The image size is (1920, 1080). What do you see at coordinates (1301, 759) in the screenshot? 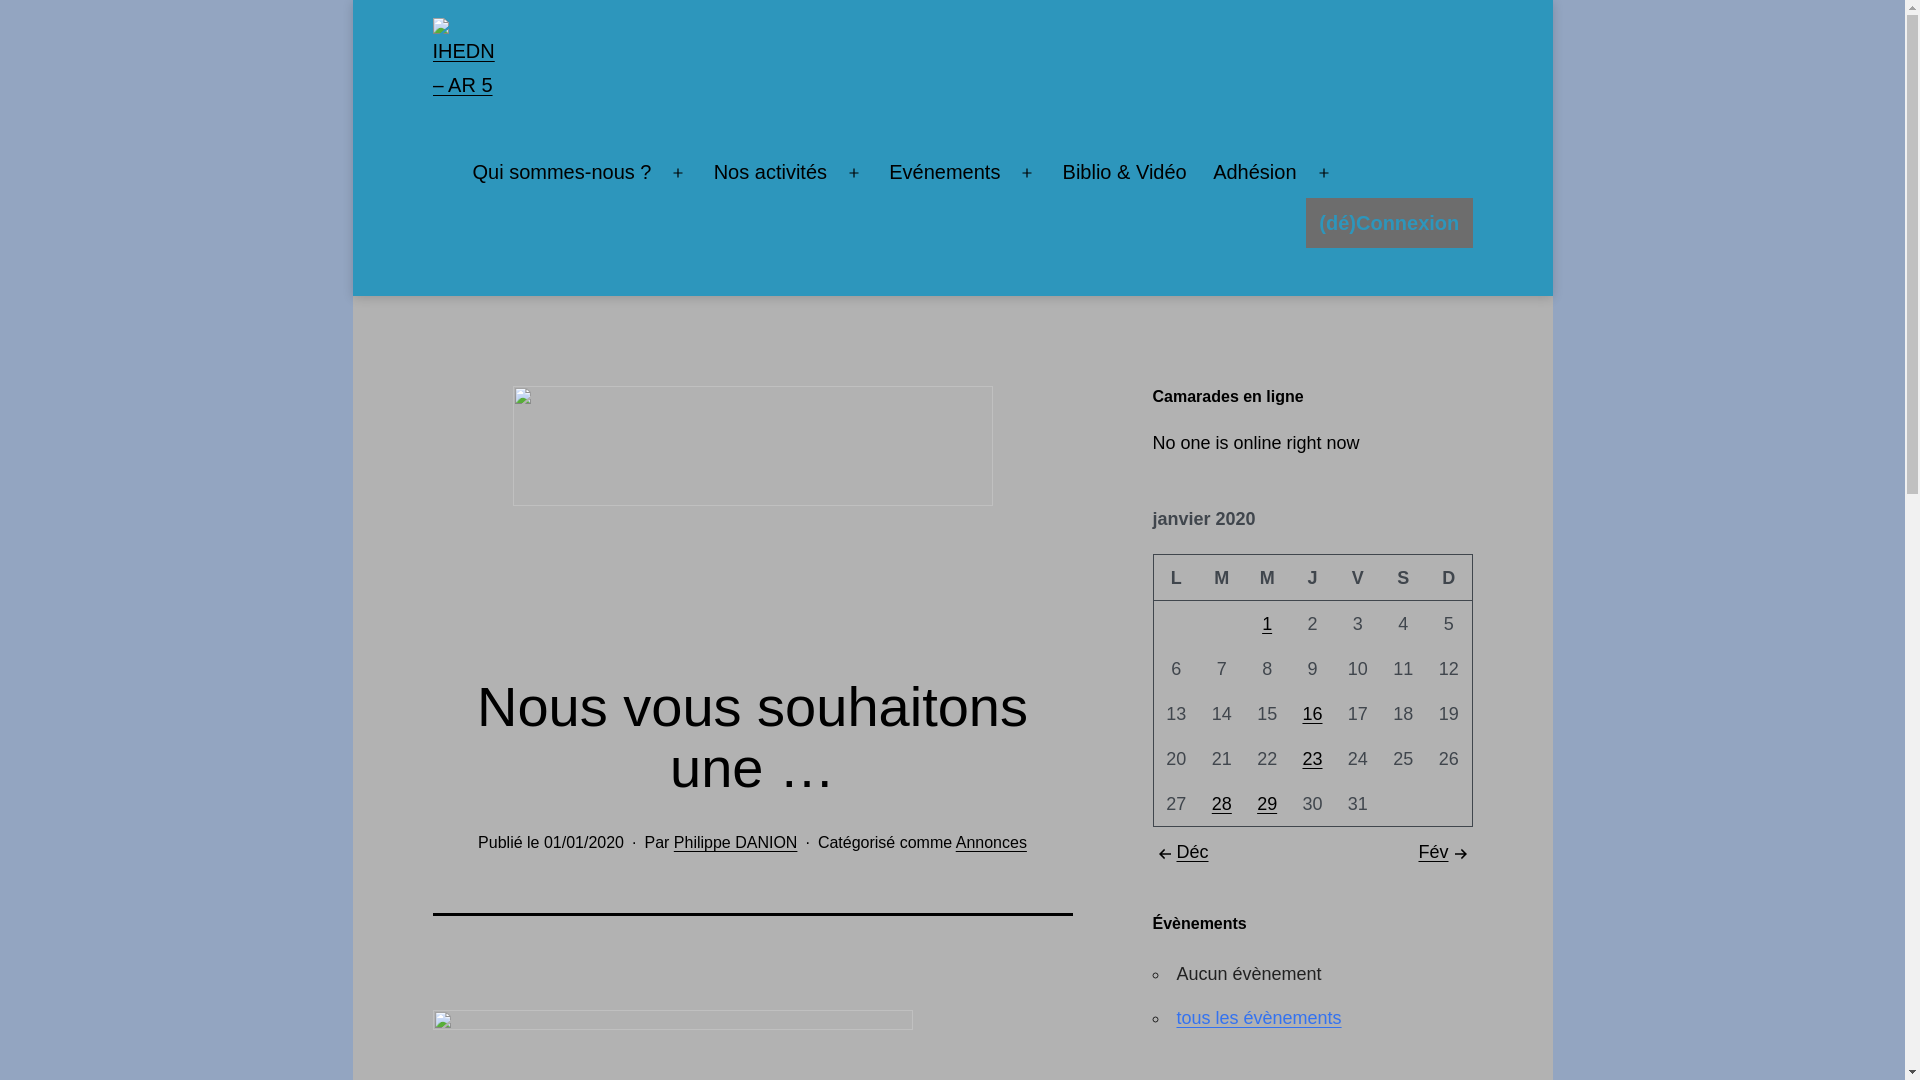
I see `'23'` at bounding box center [1301, 759].